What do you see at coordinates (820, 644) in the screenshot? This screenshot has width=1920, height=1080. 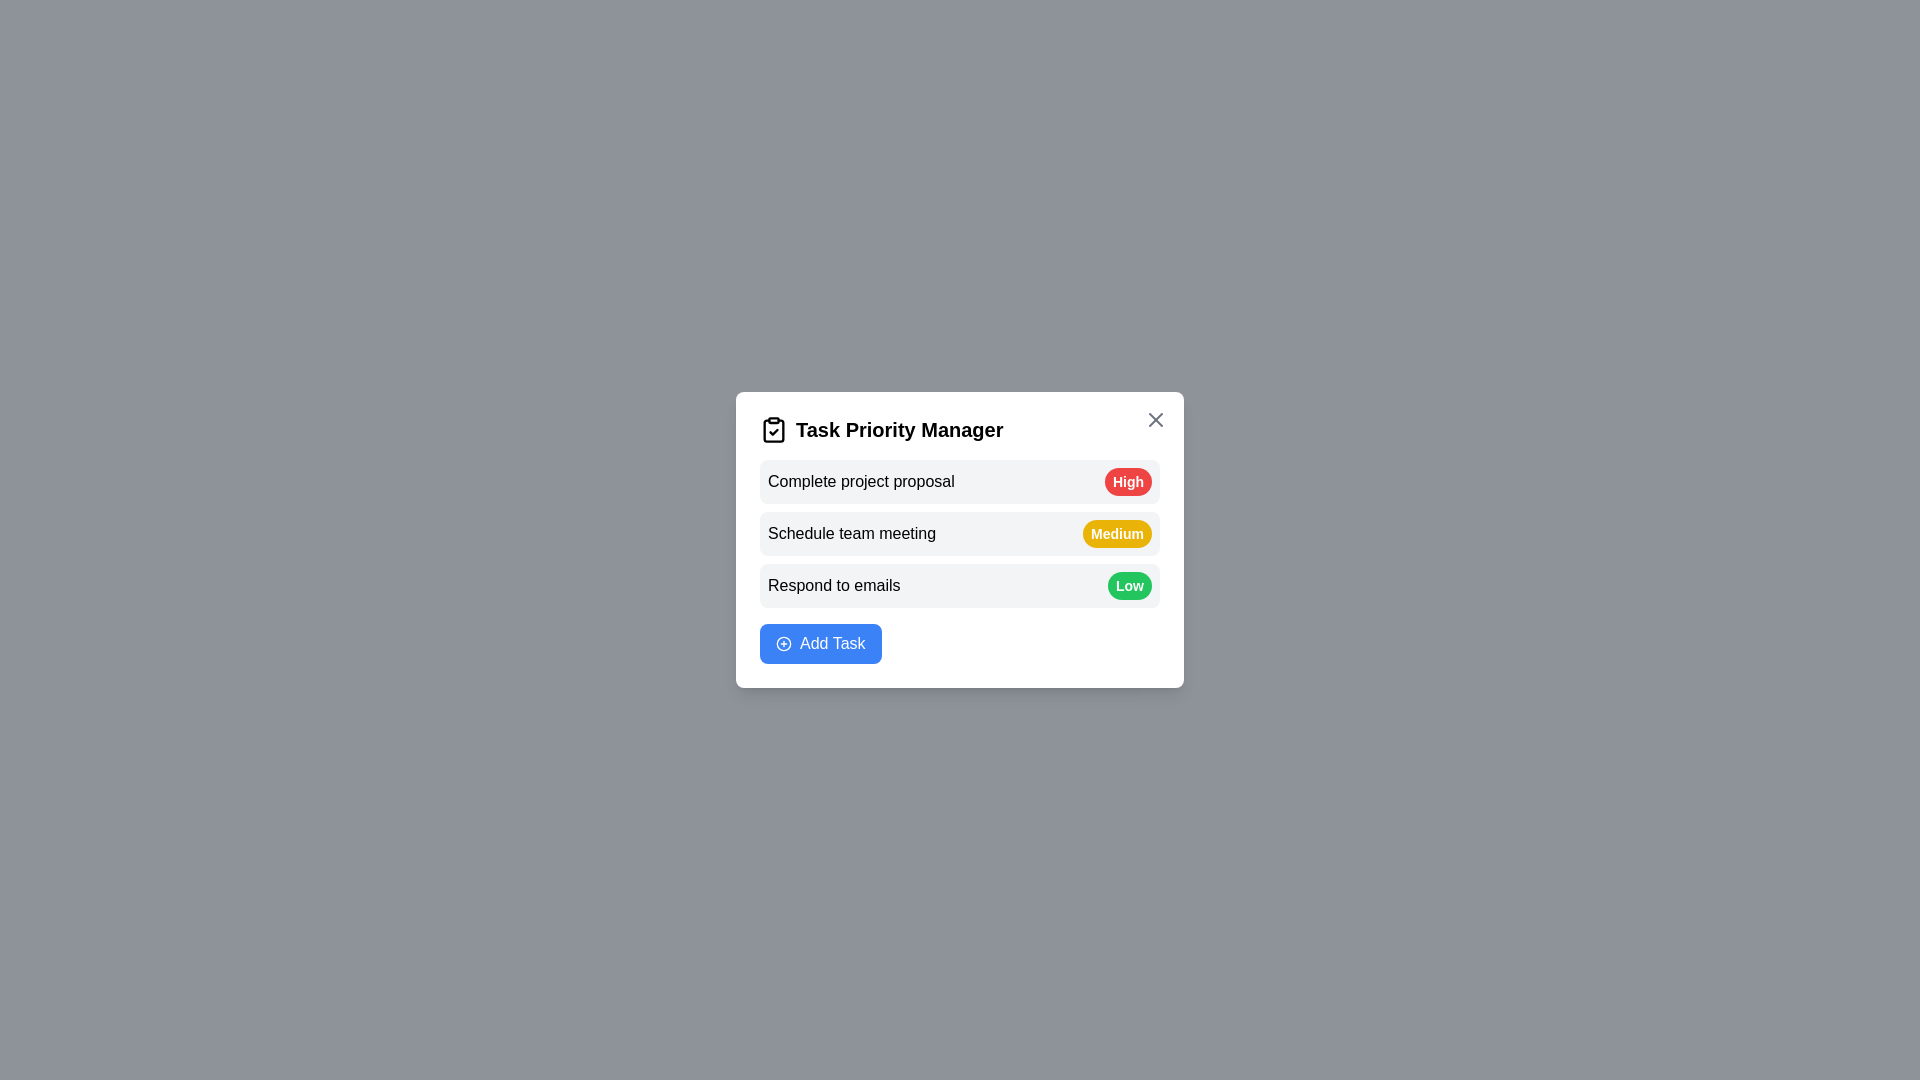 I see `the 'Add Task' button to add a new task` at bounding box center [820, 644].